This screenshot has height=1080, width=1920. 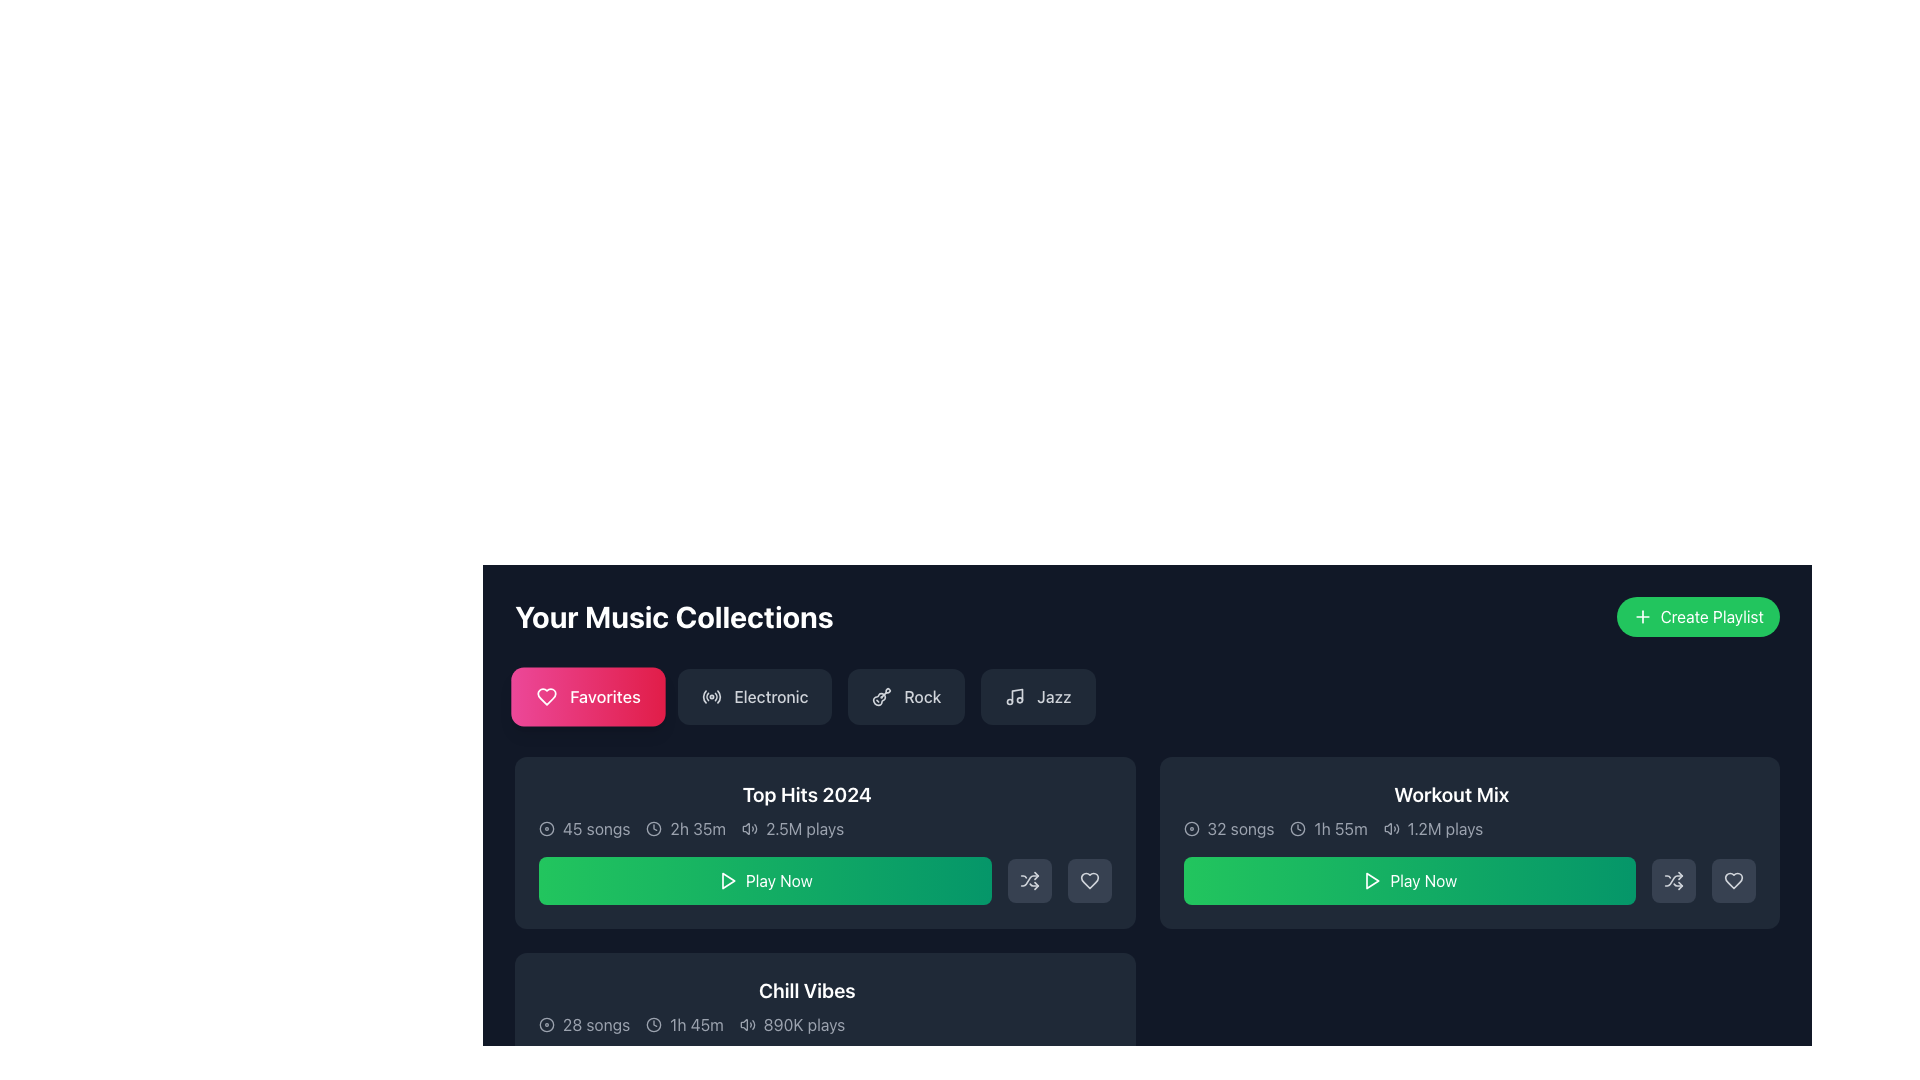 What do you see at coordinates (604, 696) in the screenshot?
I see `informational text label 'Favorites' which is centered within its pink gradient button in the menu bar below 'Your Music Collections'` at bounding box center [604, 696].